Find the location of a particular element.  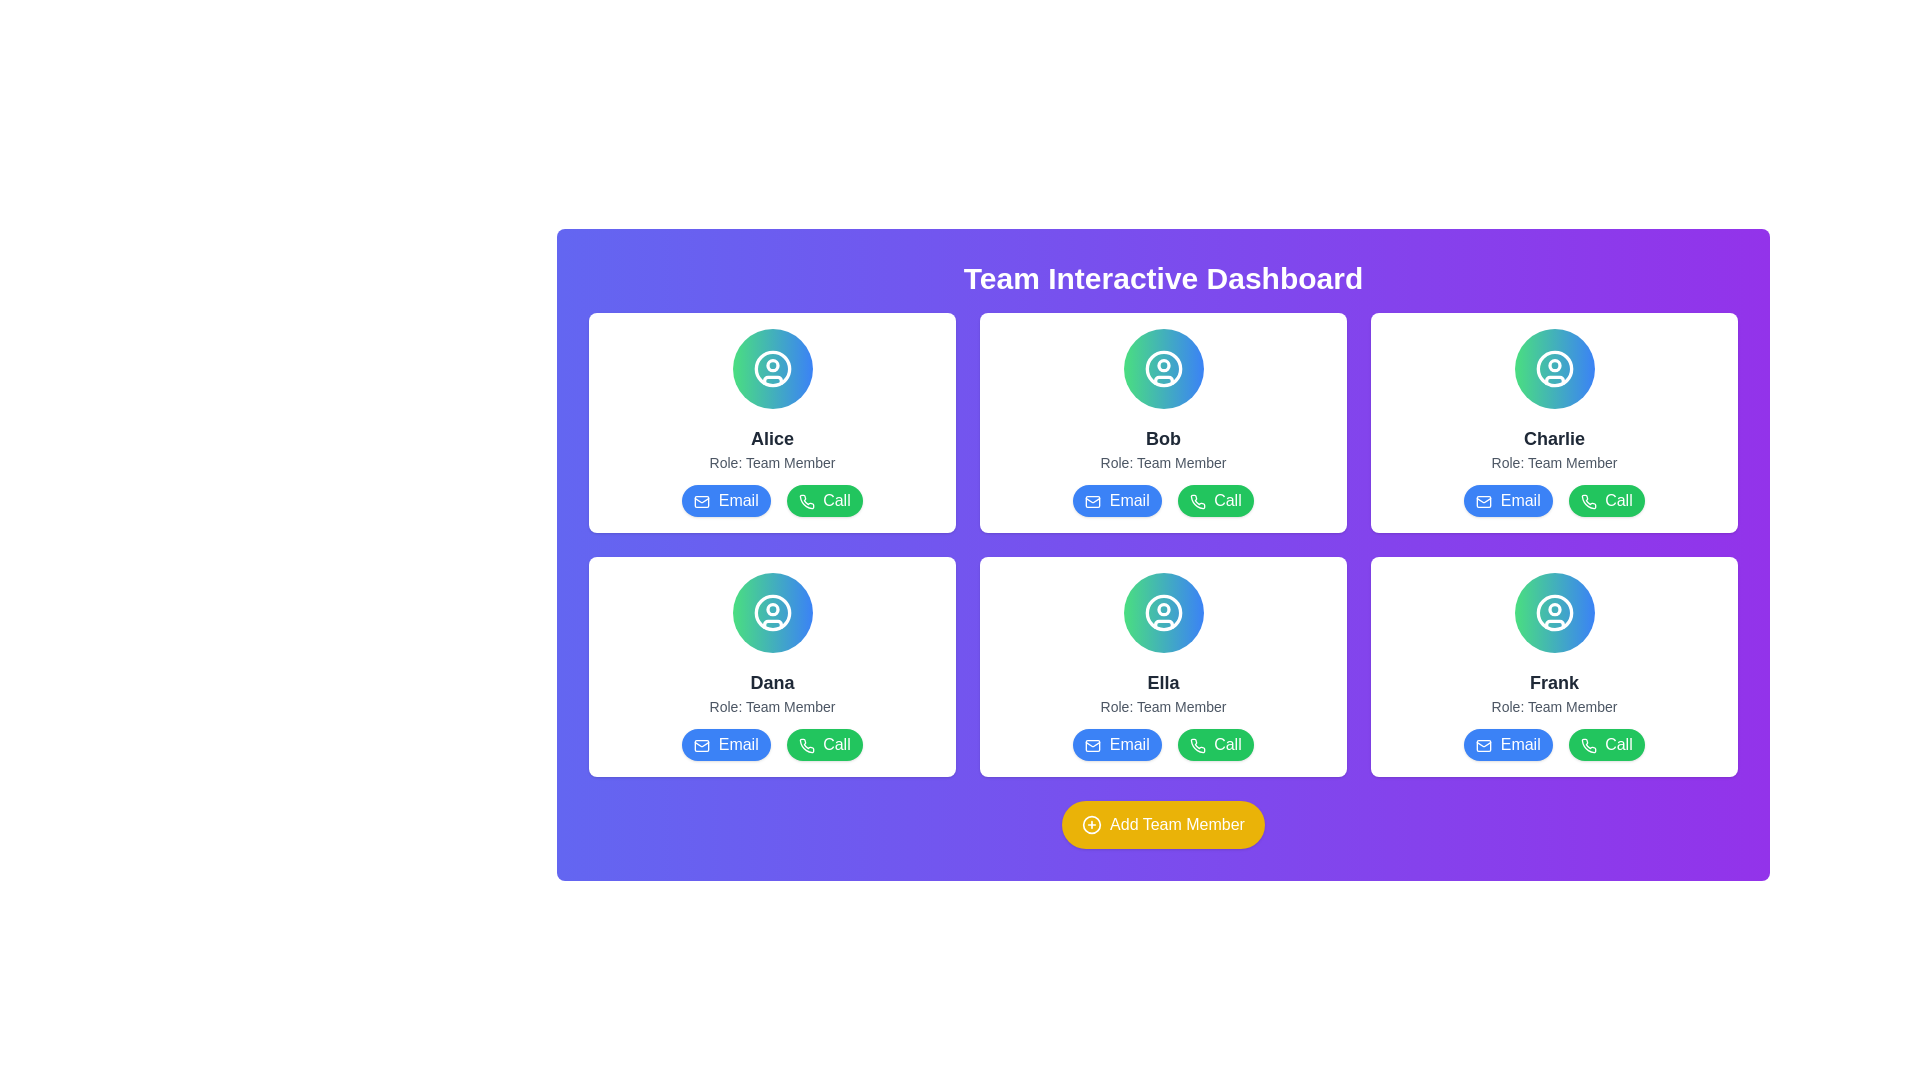

the 'Call' button in the segmented button group for 'Charlie' to initiate a call is located at coordinates (1553, 500).